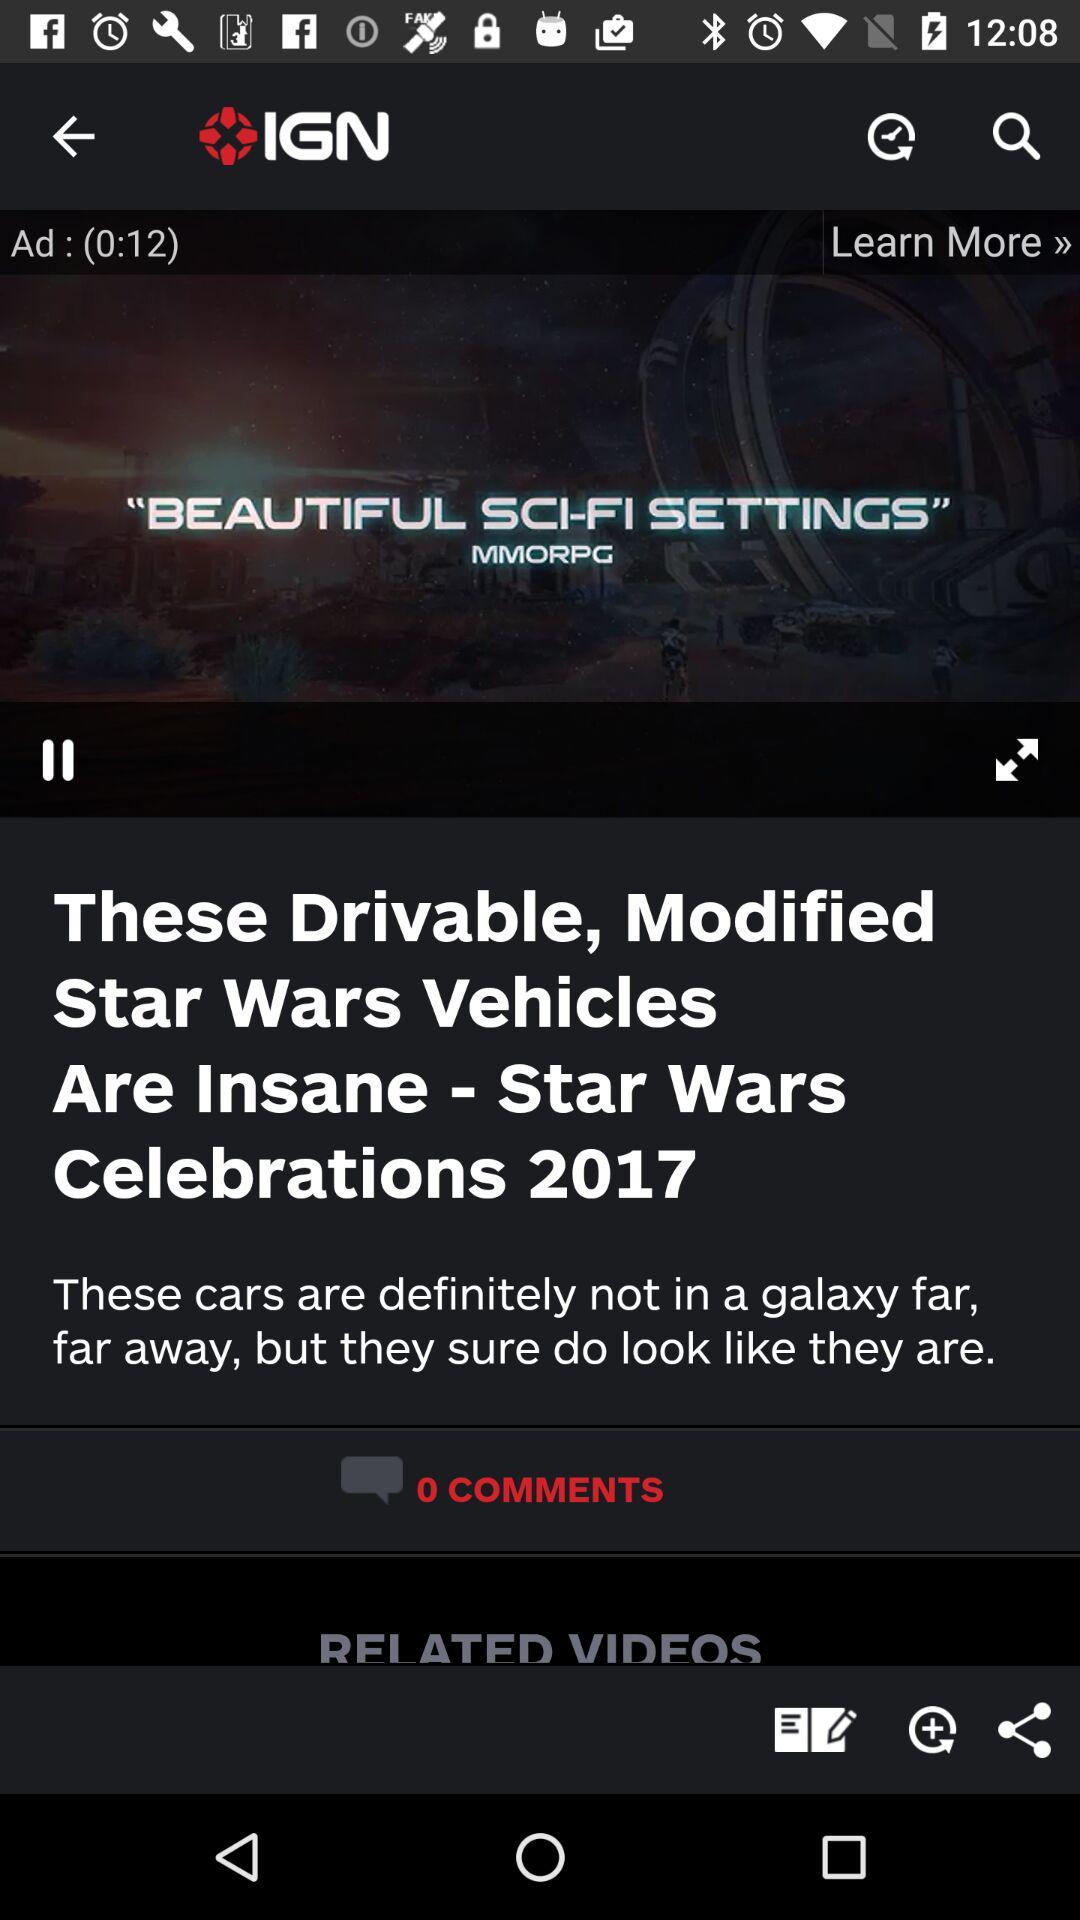 The width and height of the screenshot is (1080, 1920). What do you see at coordinates (56, 758) in the screenshot?
I see `the pause icon` at bounding box center [56, 758].